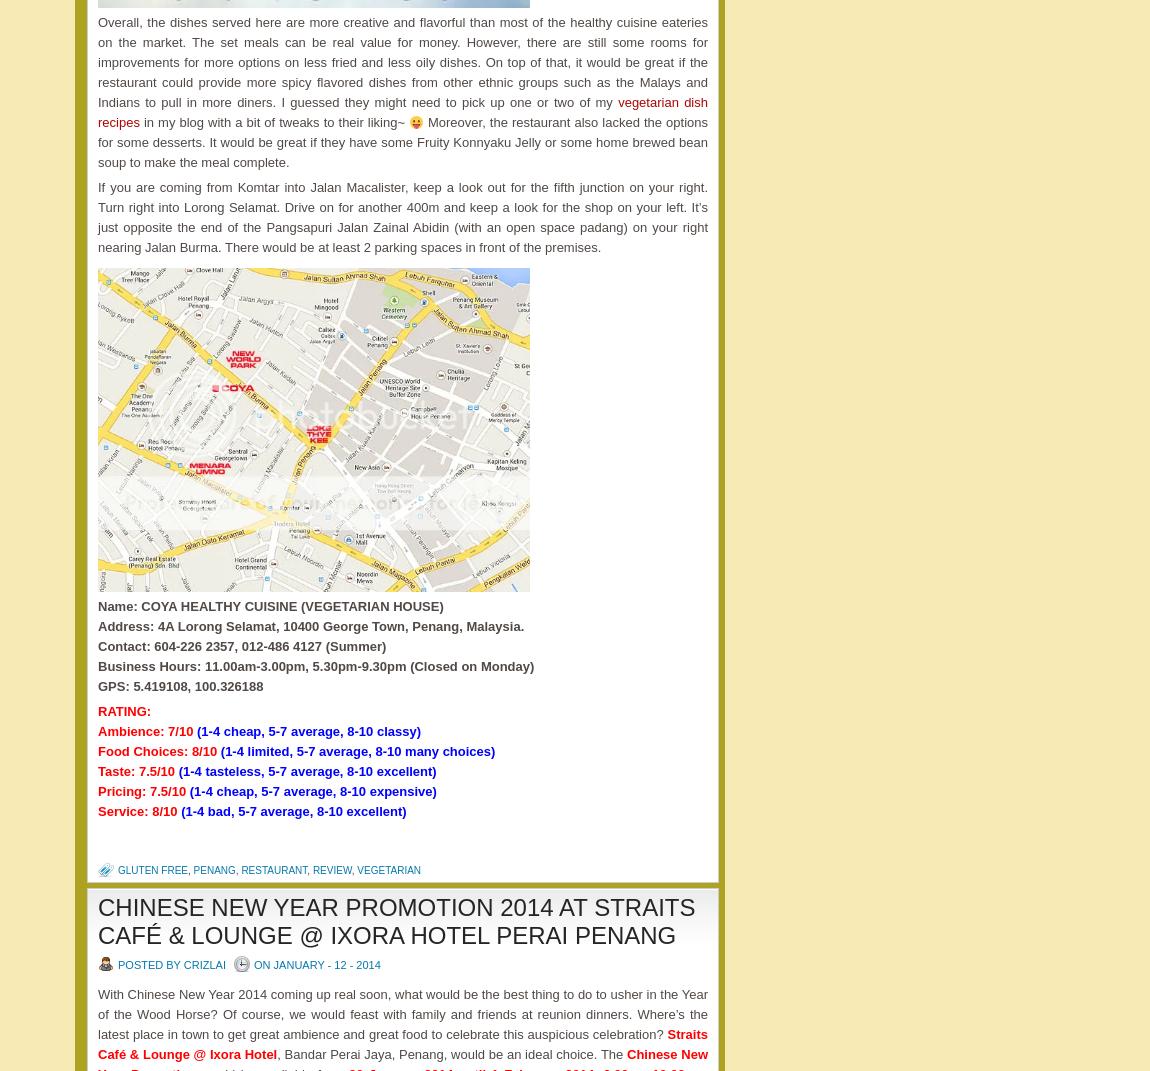  I want to click on 'Ambience: 7/10', so click(146, 731).